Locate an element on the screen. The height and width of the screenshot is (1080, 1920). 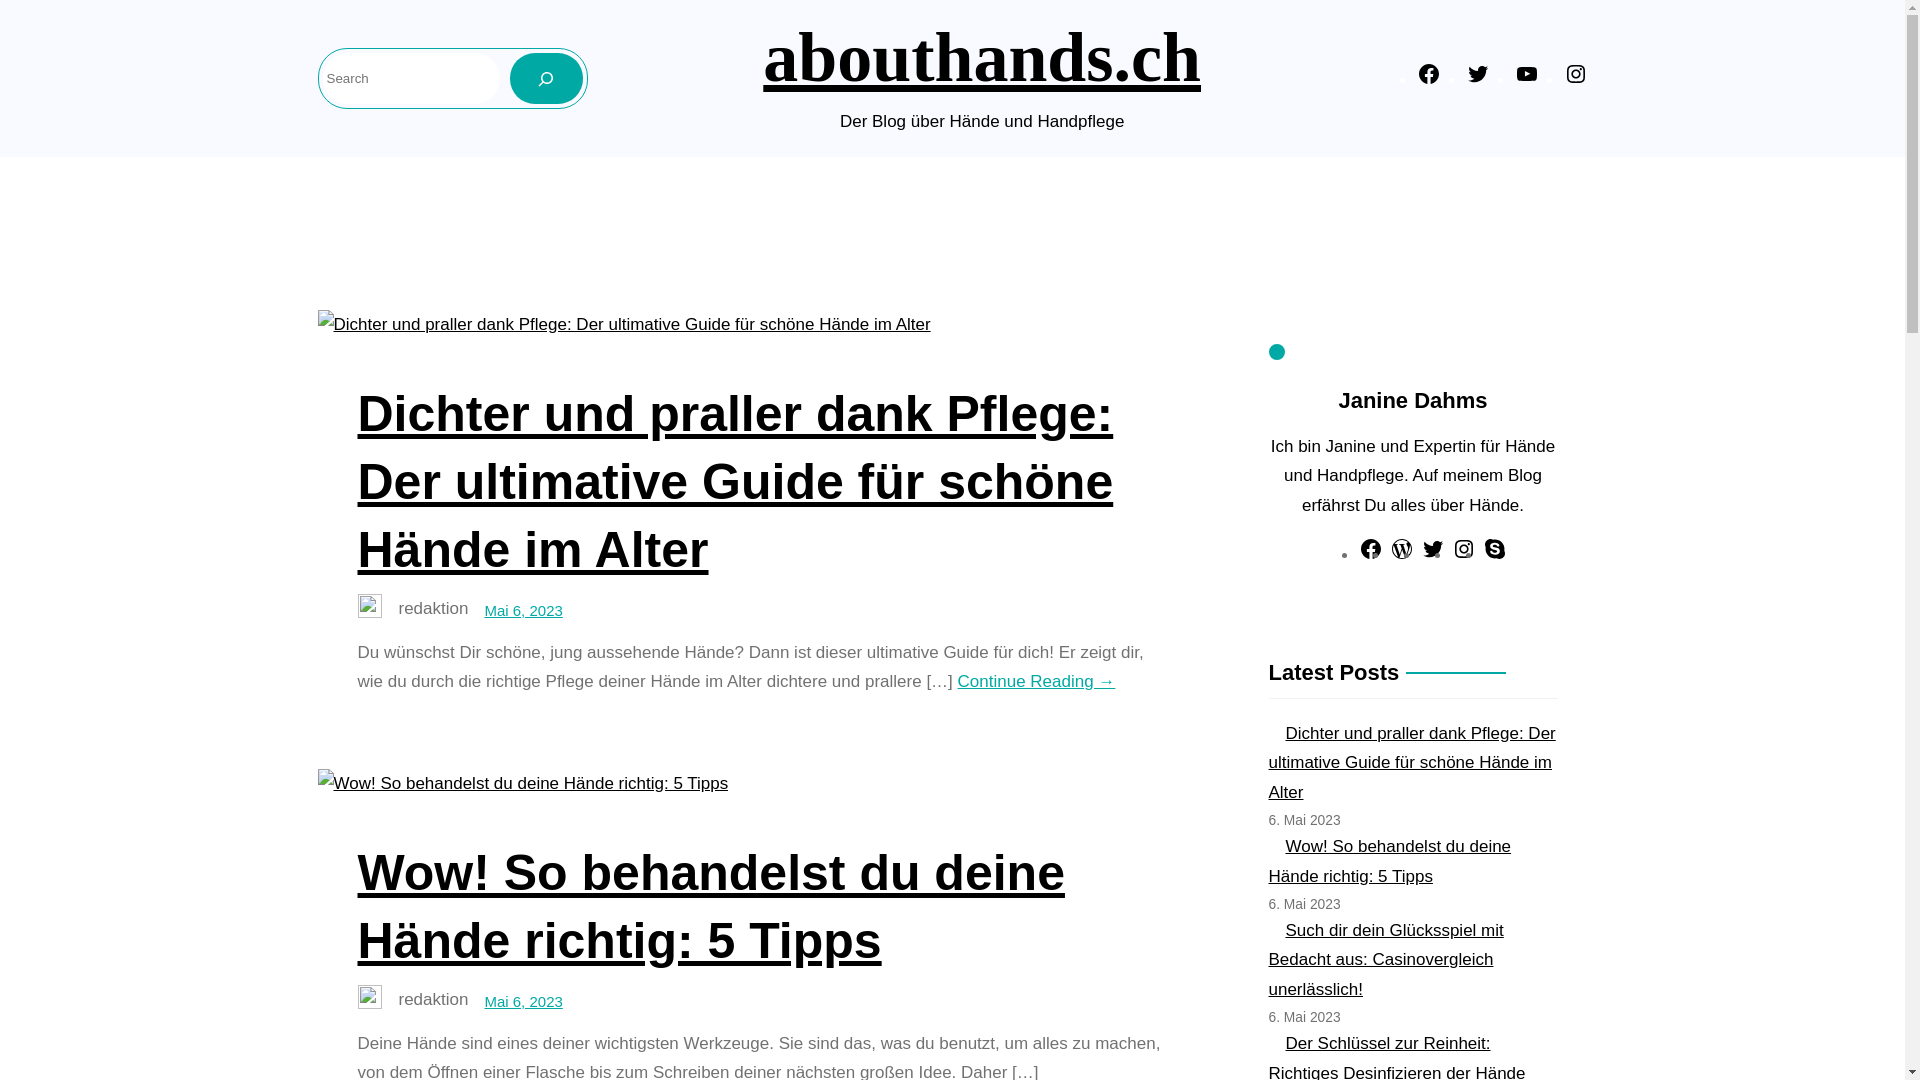
'WordPress' is located at coordinates (1400, 555).